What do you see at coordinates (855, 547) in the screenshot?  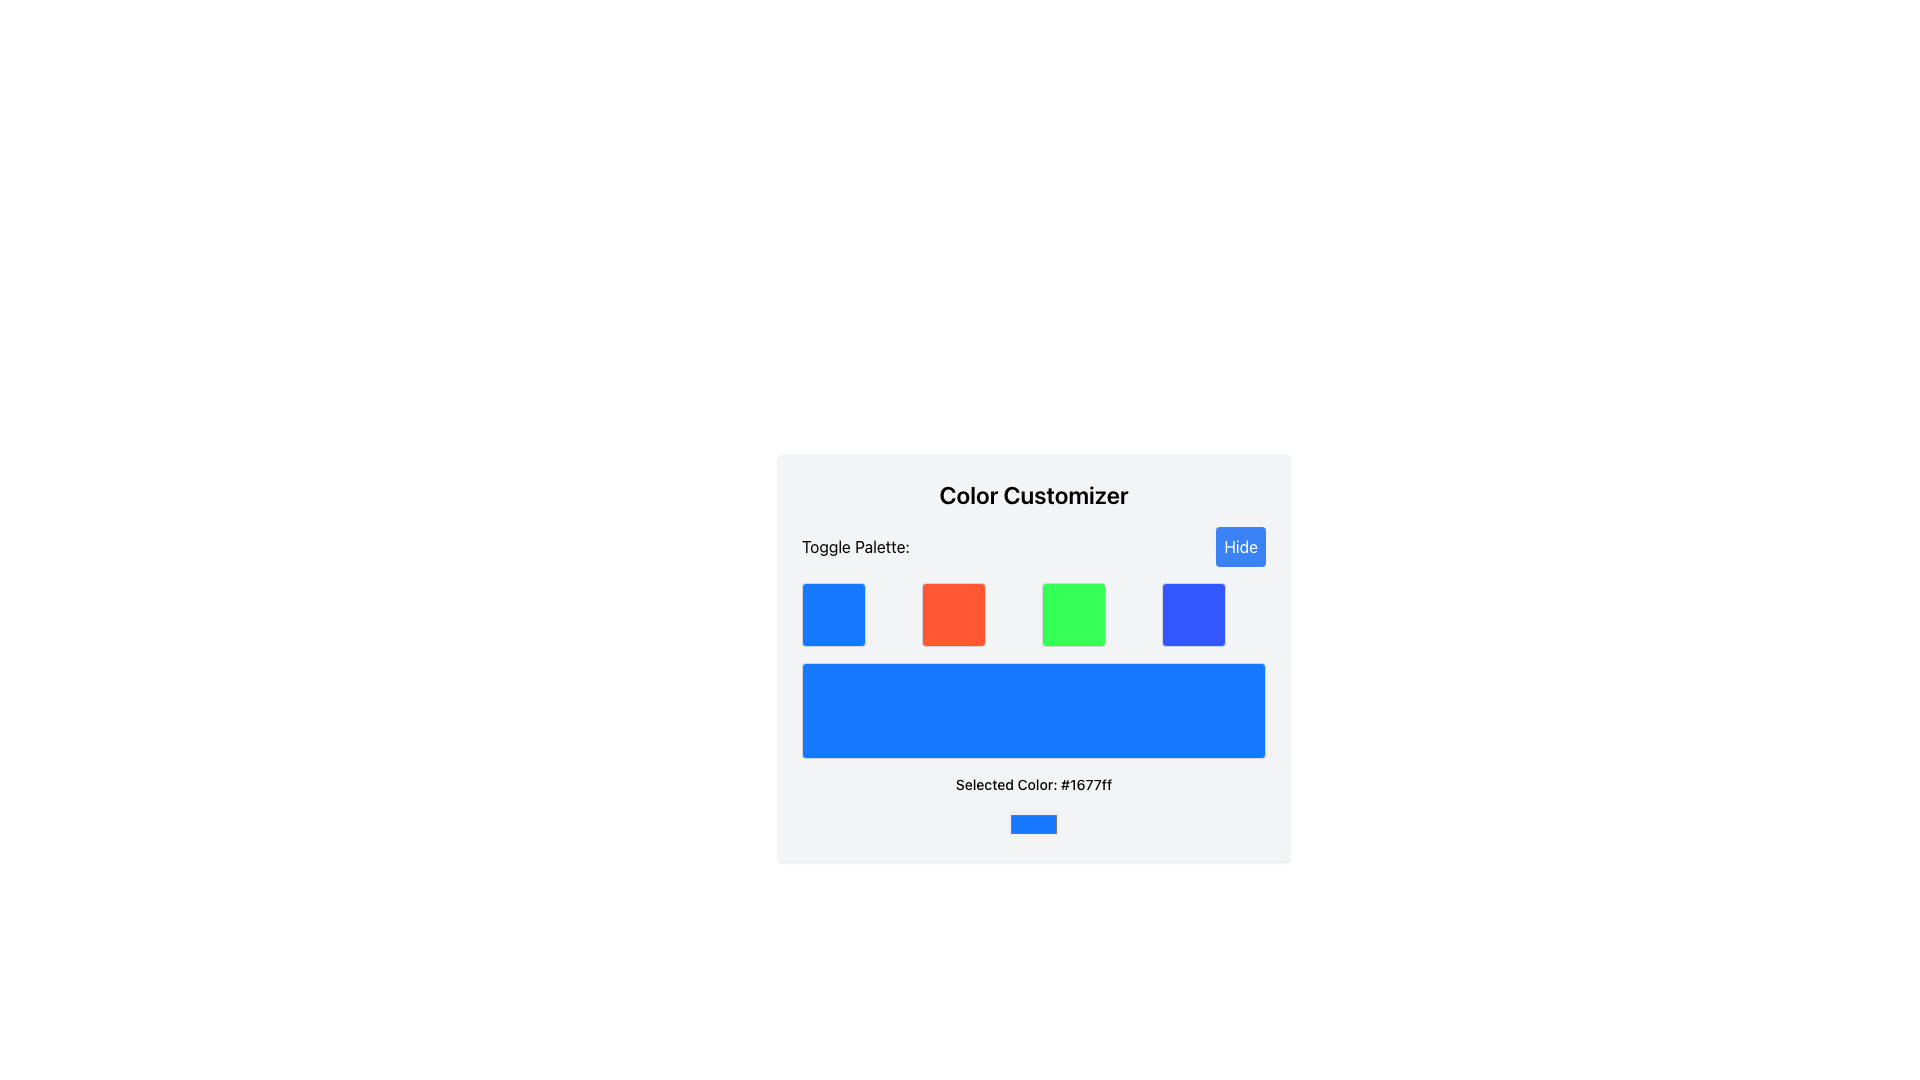 I see `the text label reading 'Toggle Palette:' which is located in the upper-left portion of a grouped header section, adjacent to the 'Hide' button` at bounding box center [855, 547].